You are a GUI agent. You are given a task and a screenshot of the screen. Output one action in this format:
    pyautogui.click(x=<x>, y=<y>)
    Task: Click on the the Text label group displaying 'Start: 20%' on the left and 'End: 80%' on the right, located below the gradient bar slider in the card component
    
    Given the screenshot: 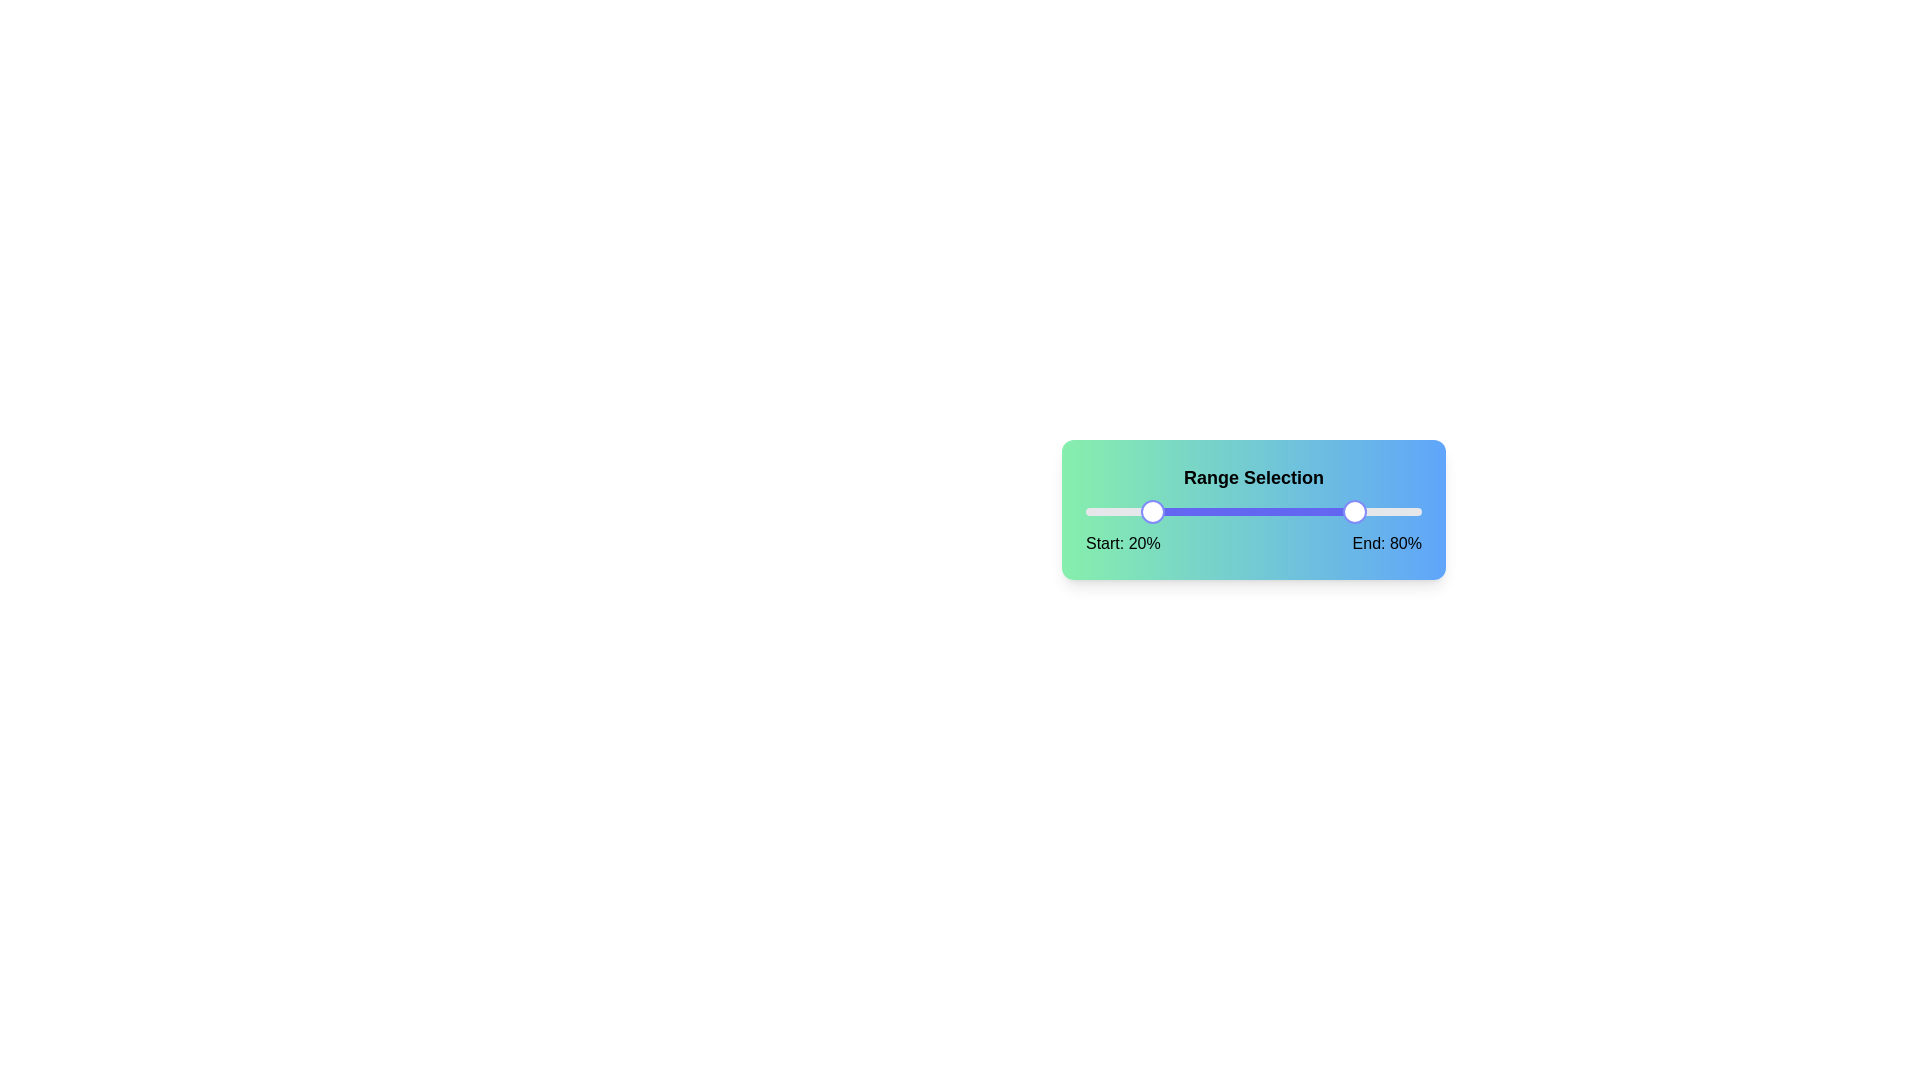 What is the action you would take?
    pyautogui.click(x=1252, y=543)
    